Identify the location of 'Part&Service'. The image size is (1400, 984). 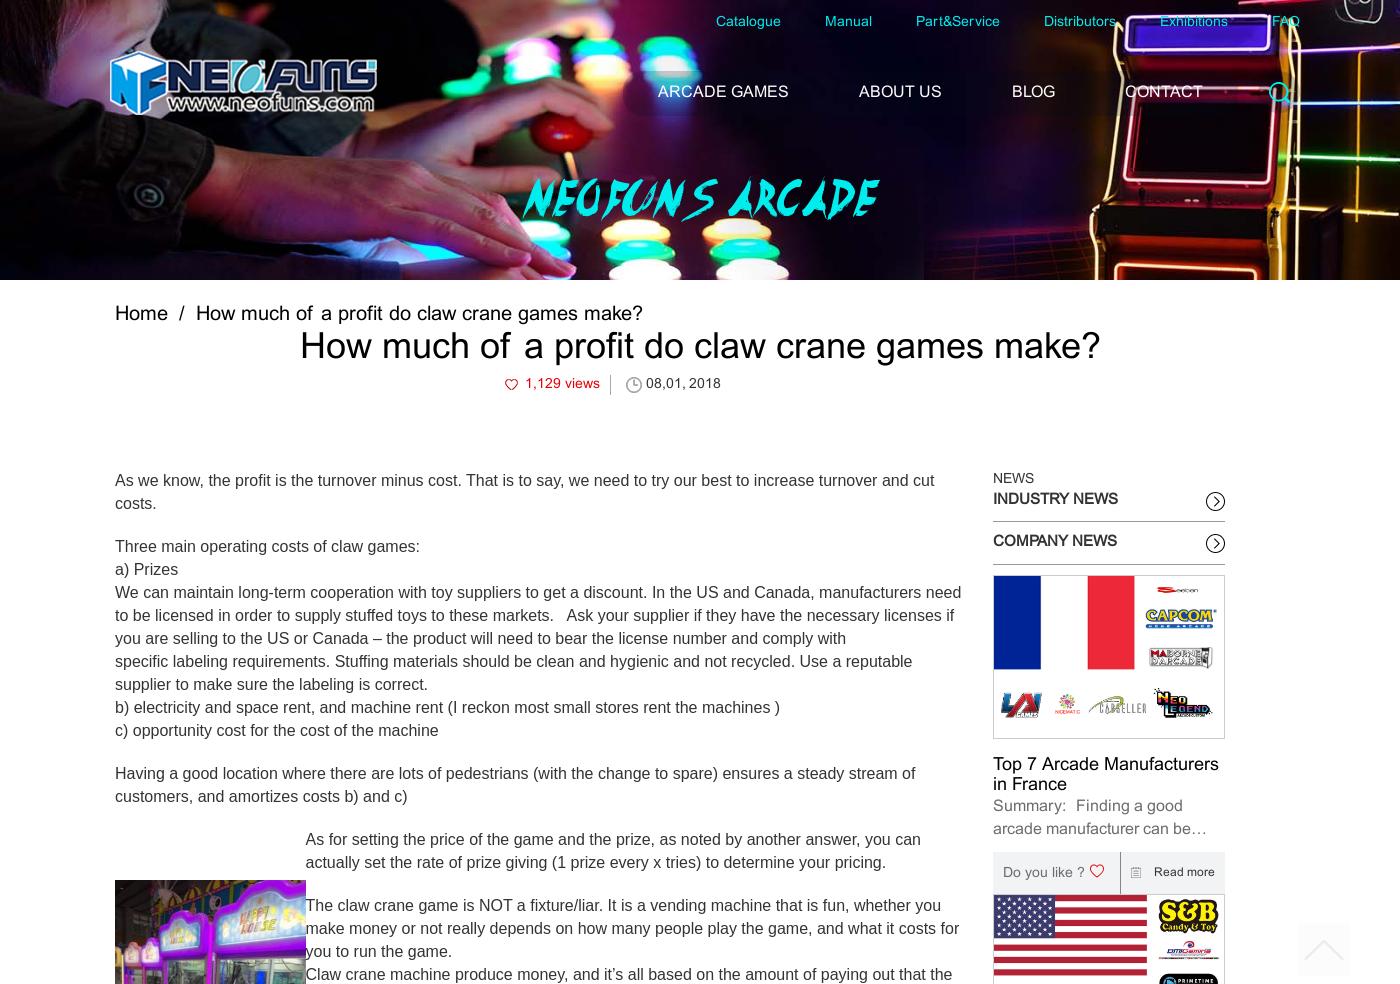
(958, 21).